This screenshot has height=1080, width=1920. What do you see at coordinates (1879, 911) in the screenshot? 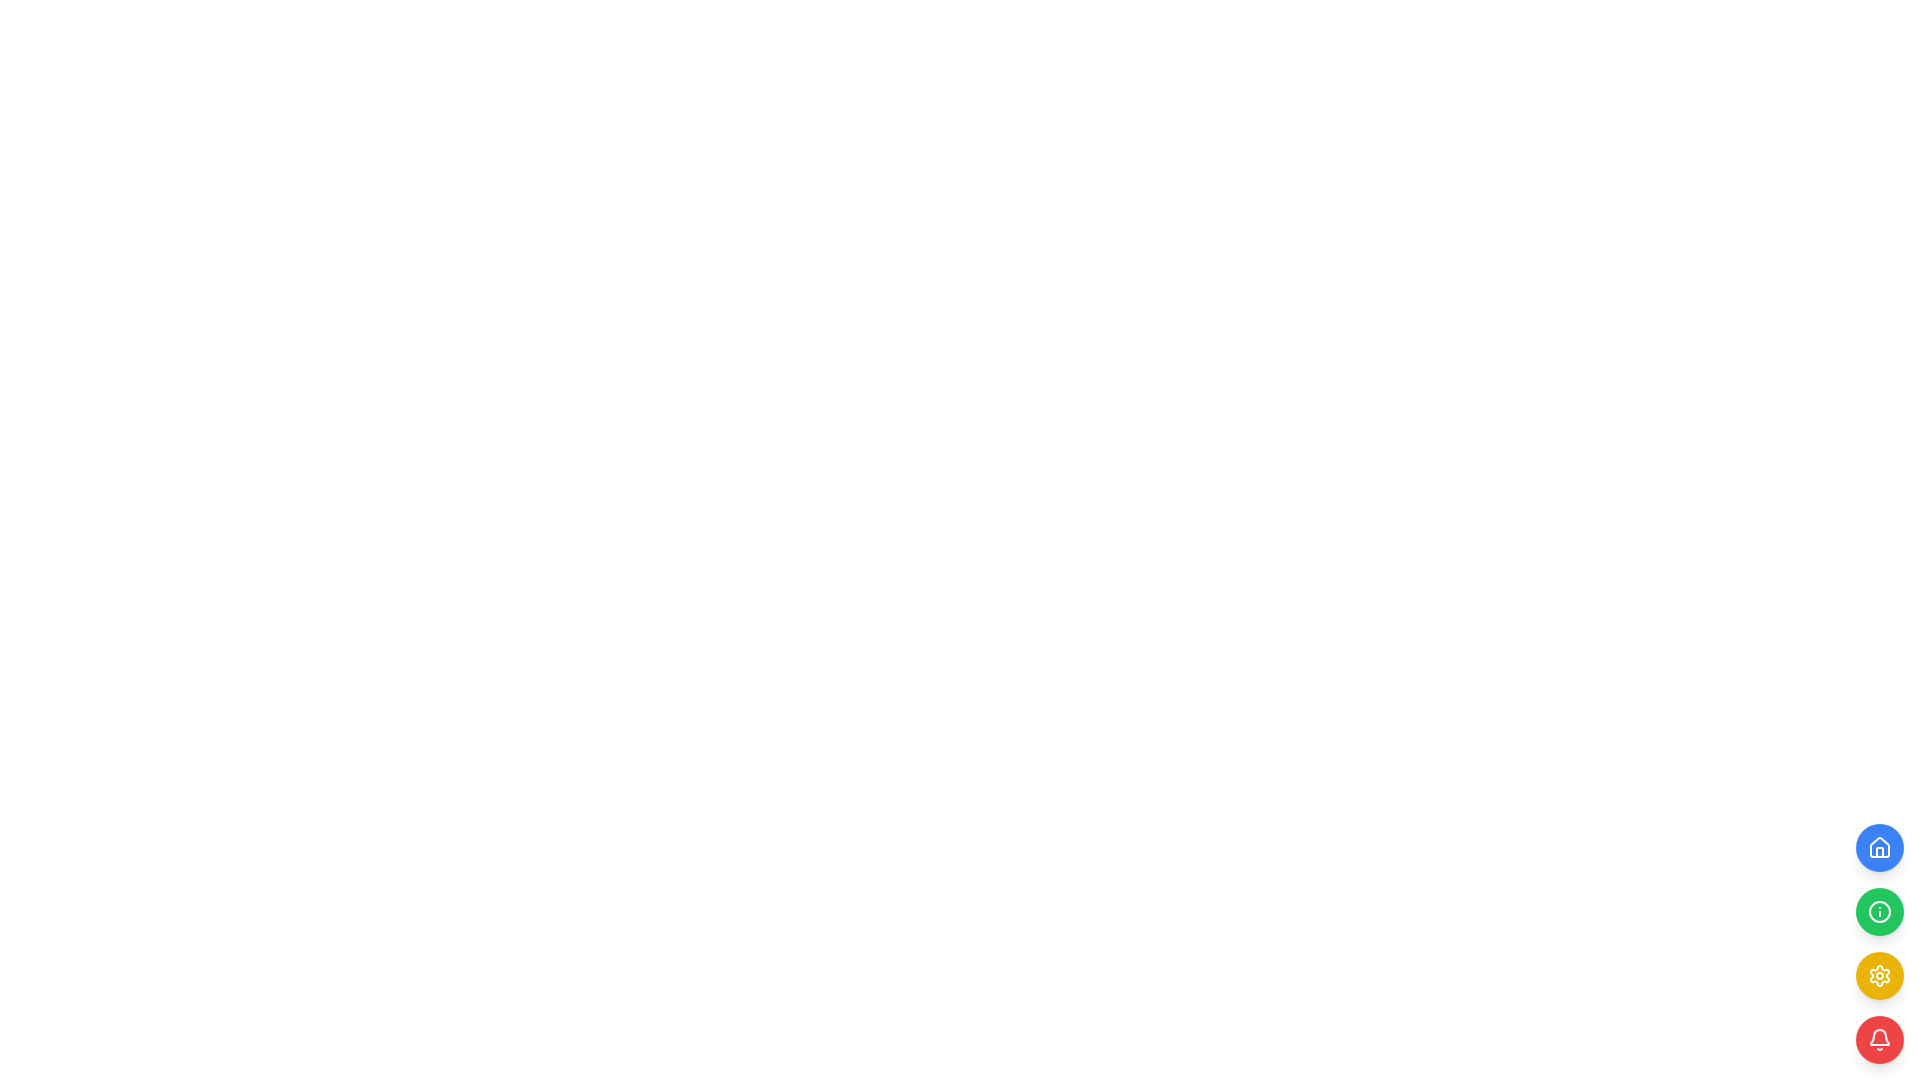
I see `the third circular icon in the vertical menu on the right side of the interface` at bounding box center [1879, 911].